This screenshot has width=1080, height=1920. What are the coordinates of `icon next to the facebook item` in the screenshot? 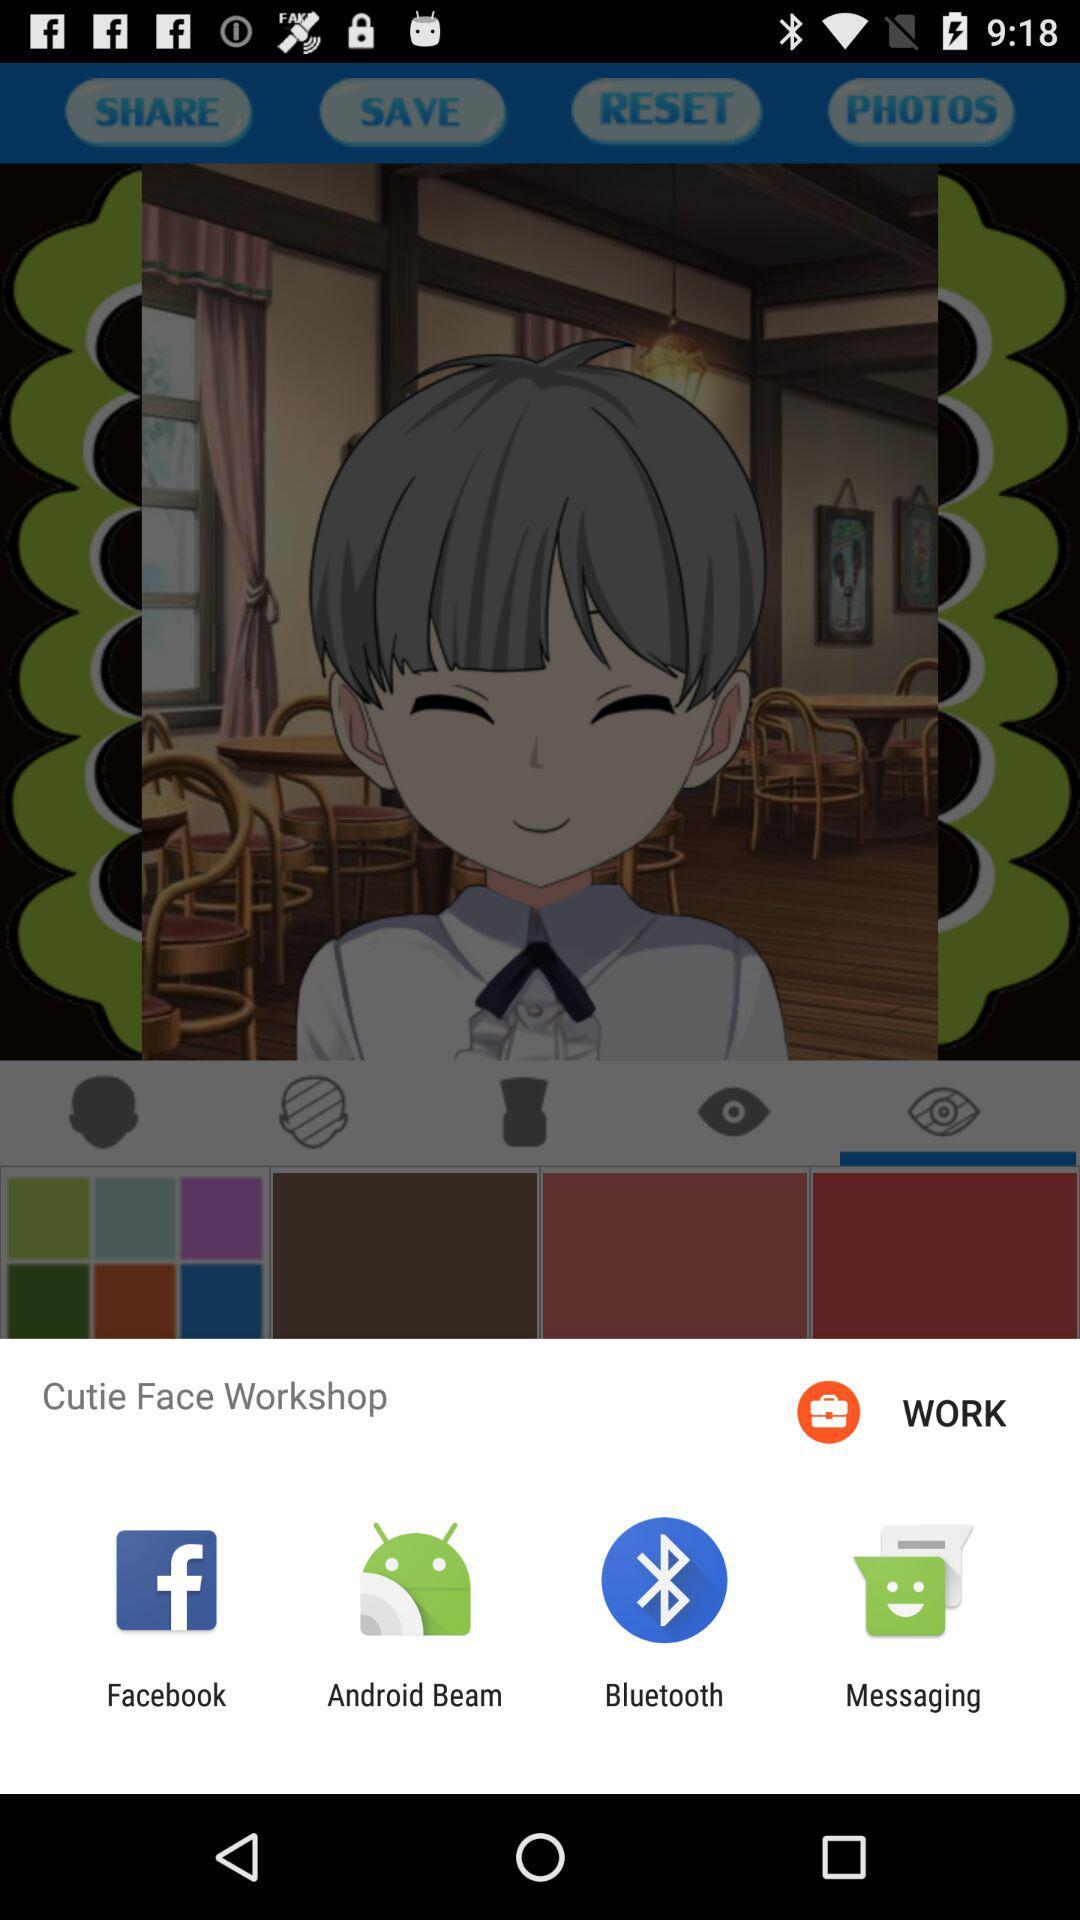 It's located at (414, 1711).